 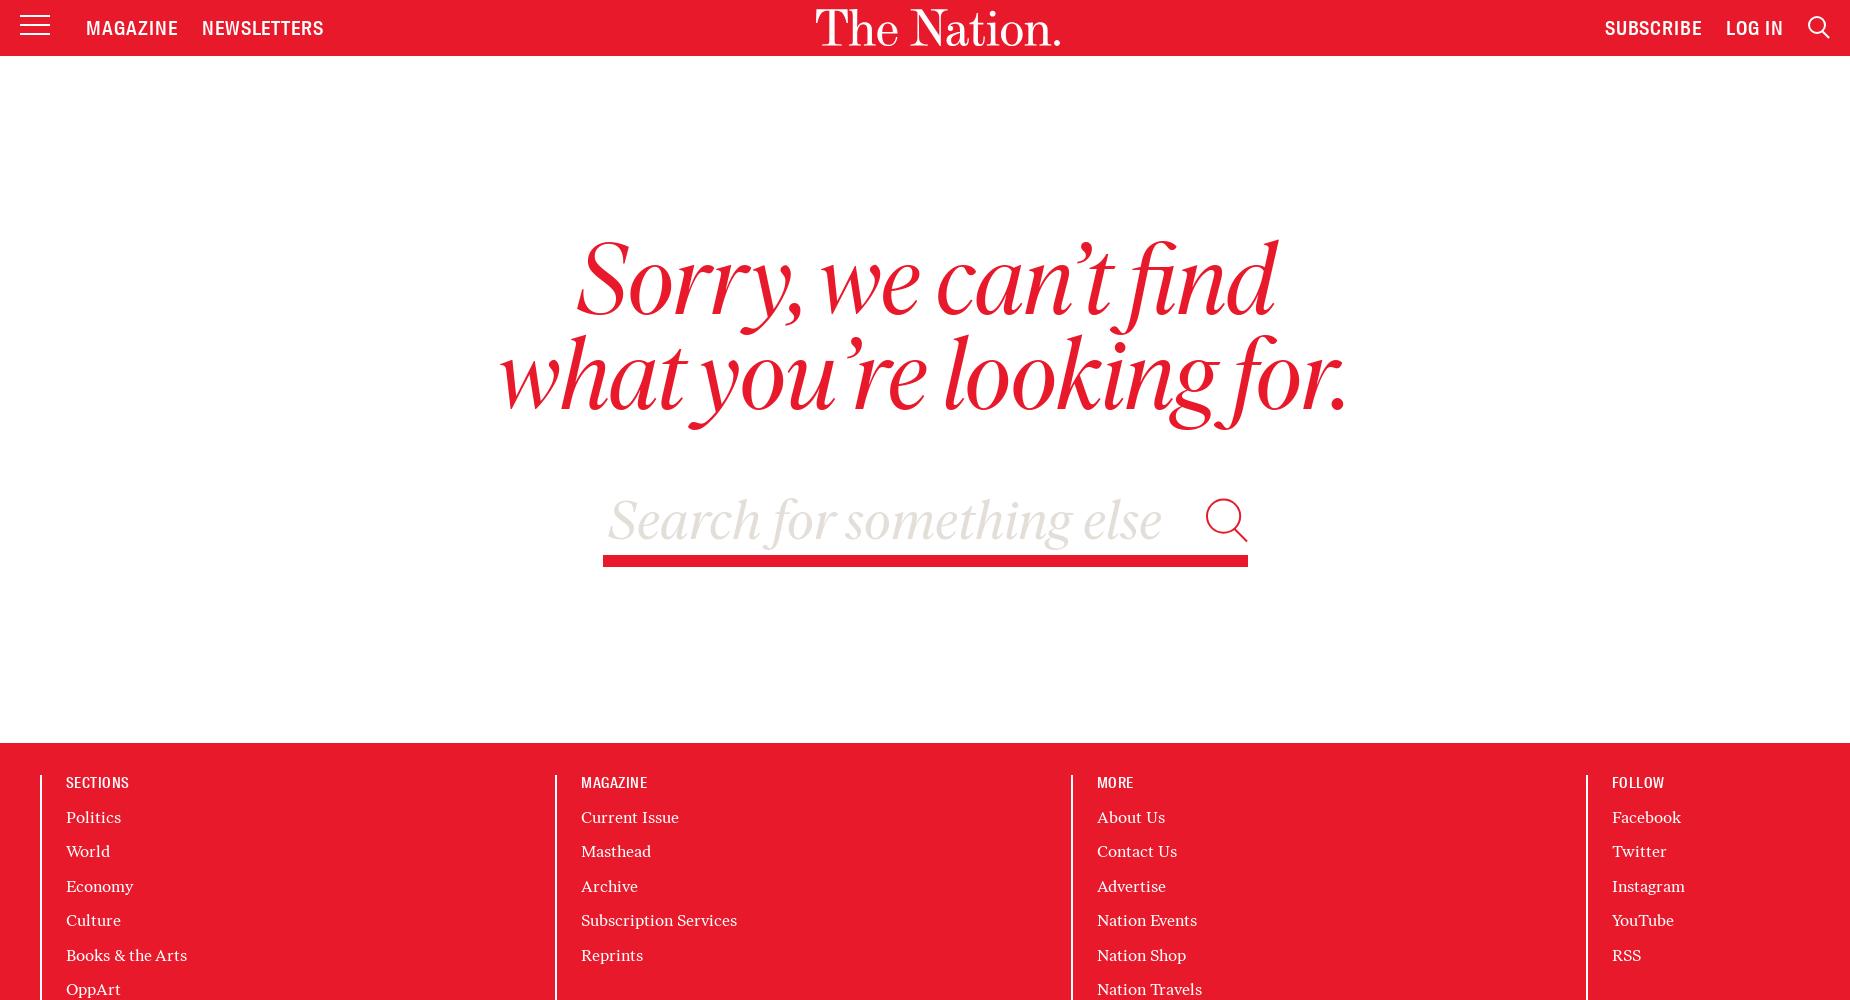 What do you see at coordinates (1139, 953) in the screenshot?
I see `'Nation Shop'` at bounding box center [1139, 953].